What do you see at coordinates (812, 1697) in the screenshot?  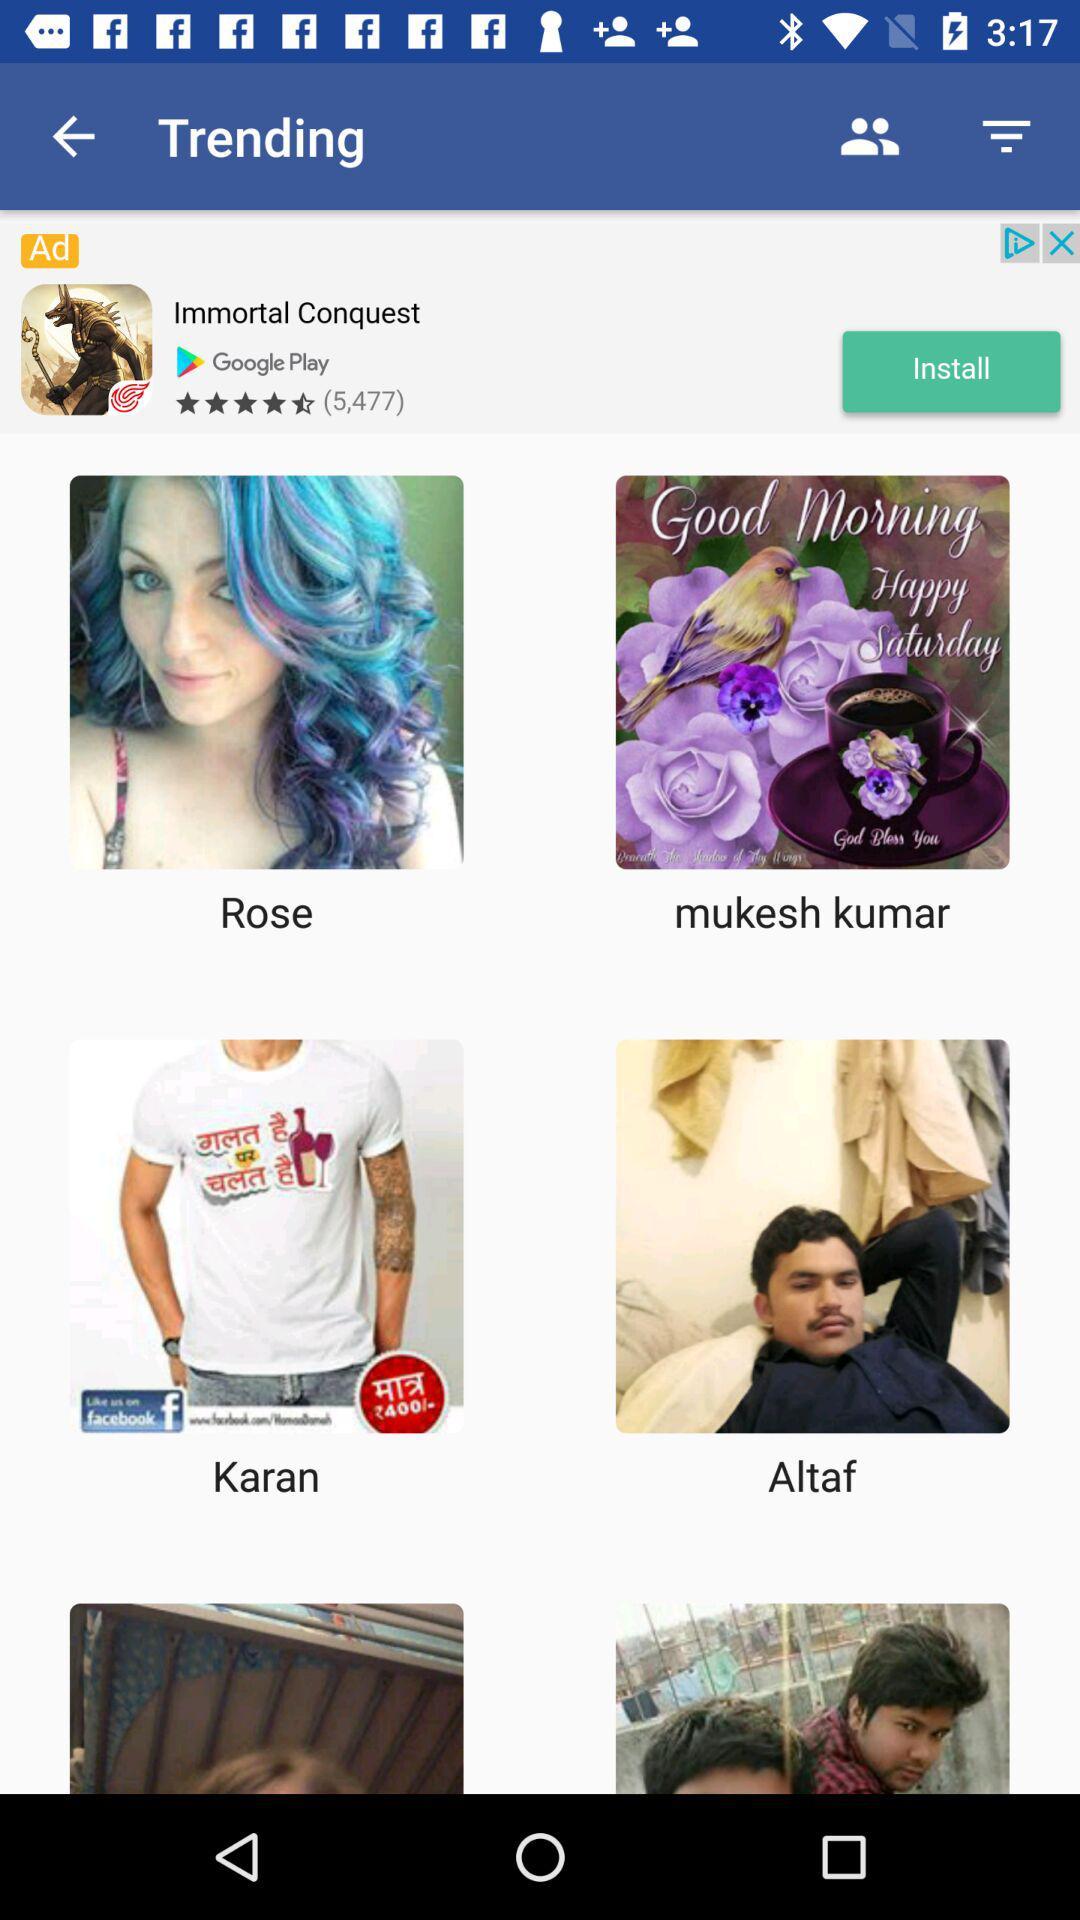 I see `choose box` at bounding box center [812, 1697].